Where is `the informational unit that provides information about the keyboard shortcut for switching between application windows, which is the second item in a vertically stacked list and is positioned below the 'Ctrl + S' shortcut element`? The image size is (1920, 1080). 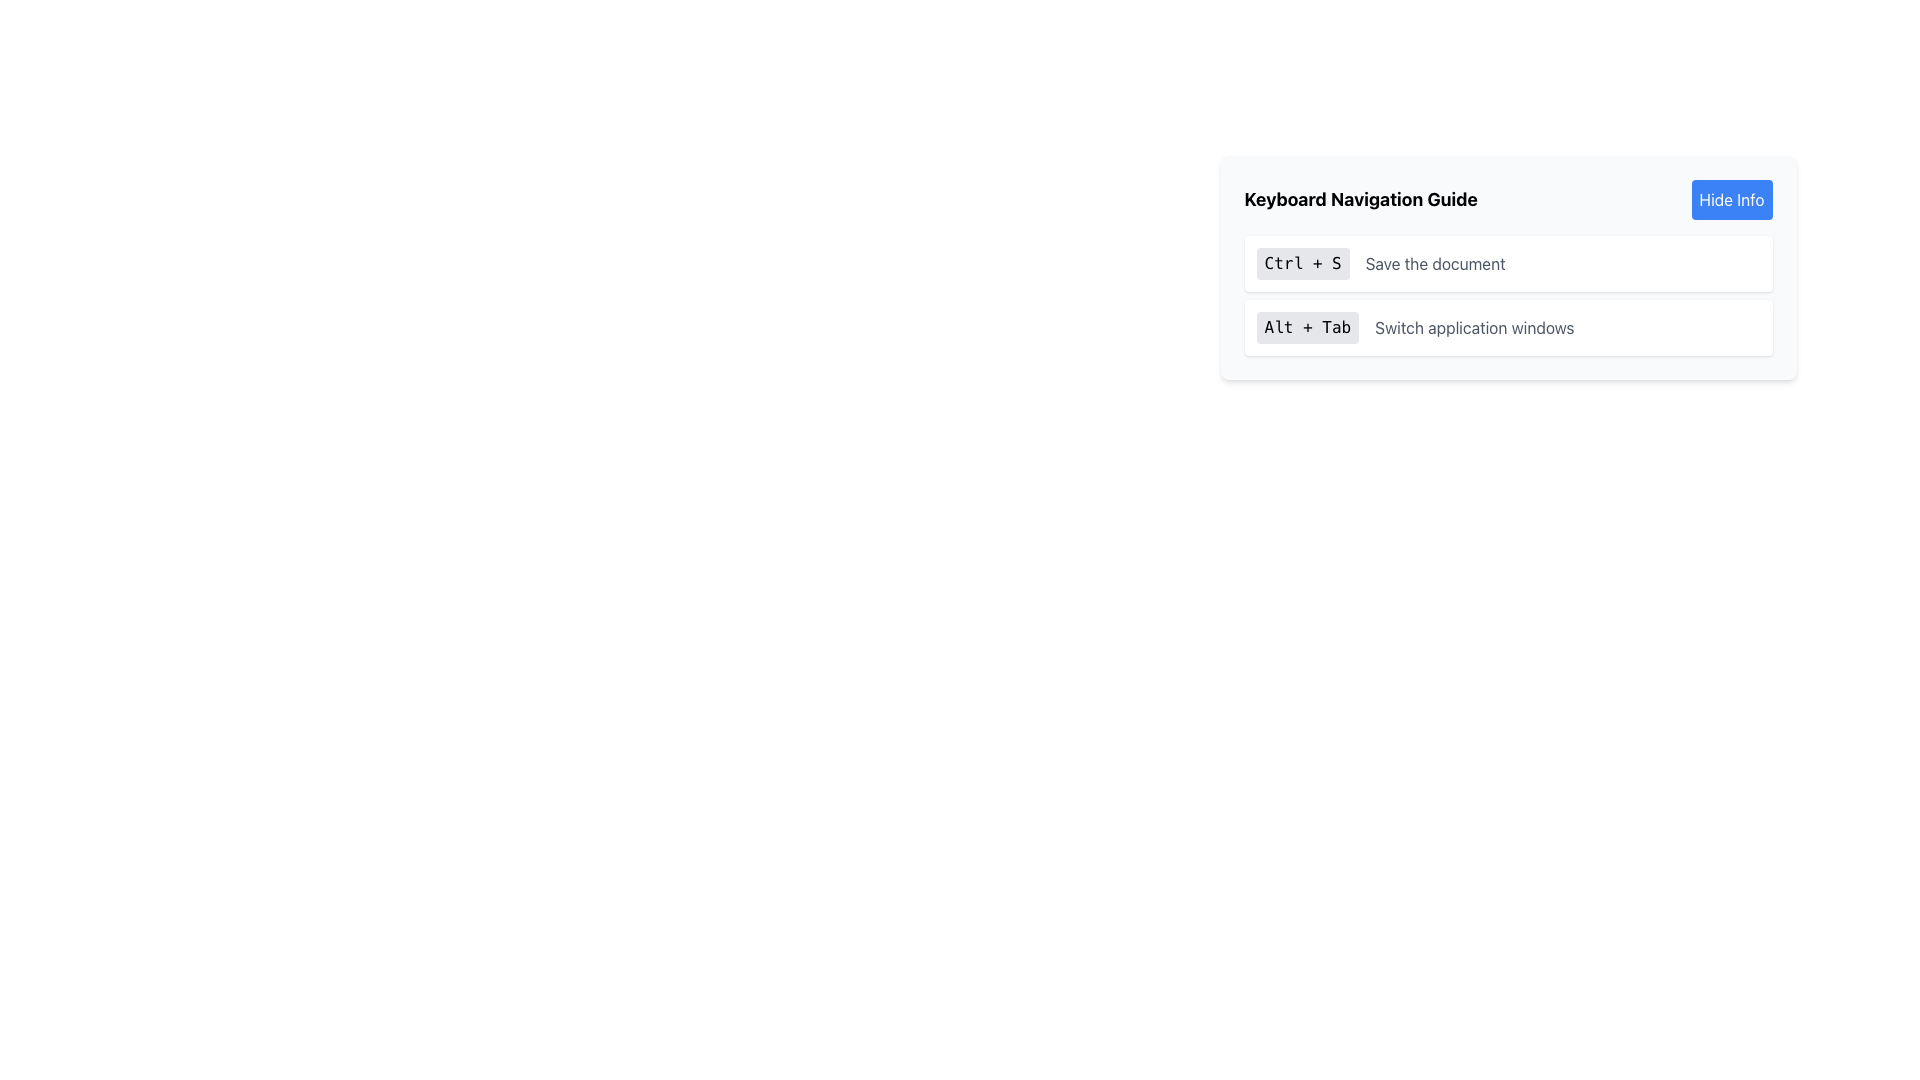
the informational unit that provides information about the keyboard shortcut for switching between application windows, which is the second item in a vertically stacked list and is positioned below the 'Ctrl + S' shortcut element is located at coordinates (1508, 326).